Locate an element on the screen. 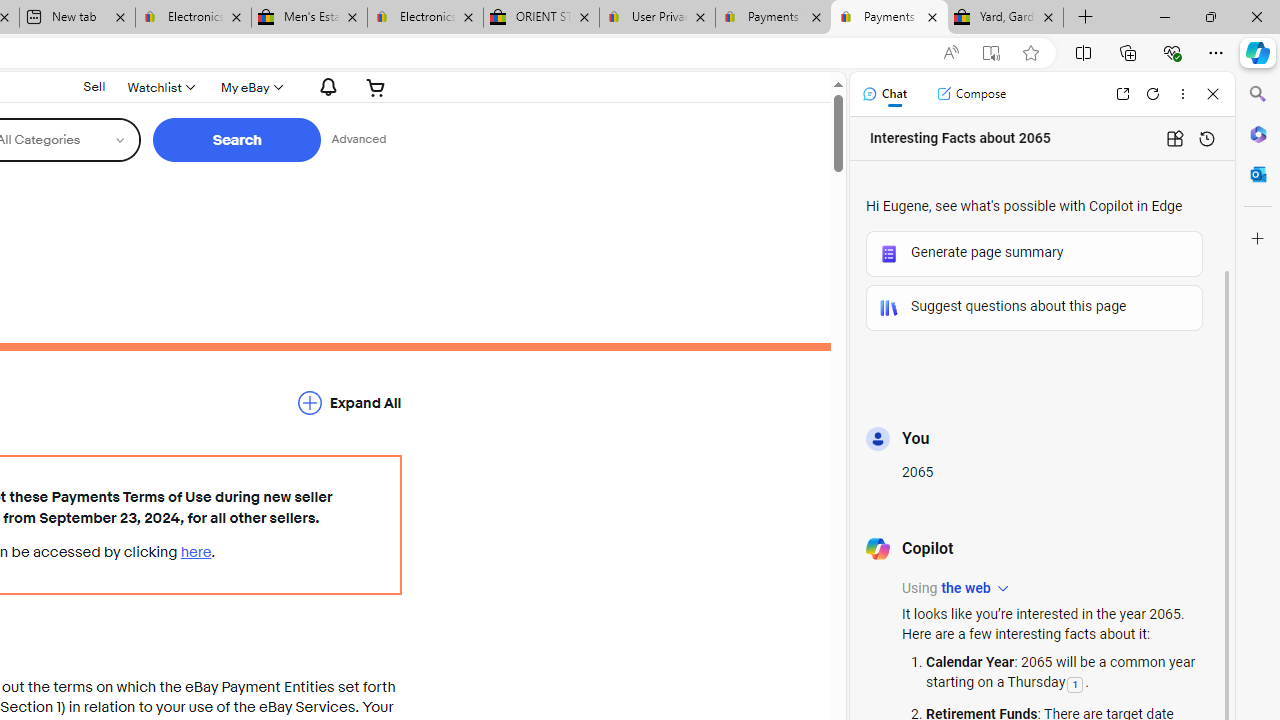  'Payments Terms of Use | eBay.com' is located at coordinates (888, 17).